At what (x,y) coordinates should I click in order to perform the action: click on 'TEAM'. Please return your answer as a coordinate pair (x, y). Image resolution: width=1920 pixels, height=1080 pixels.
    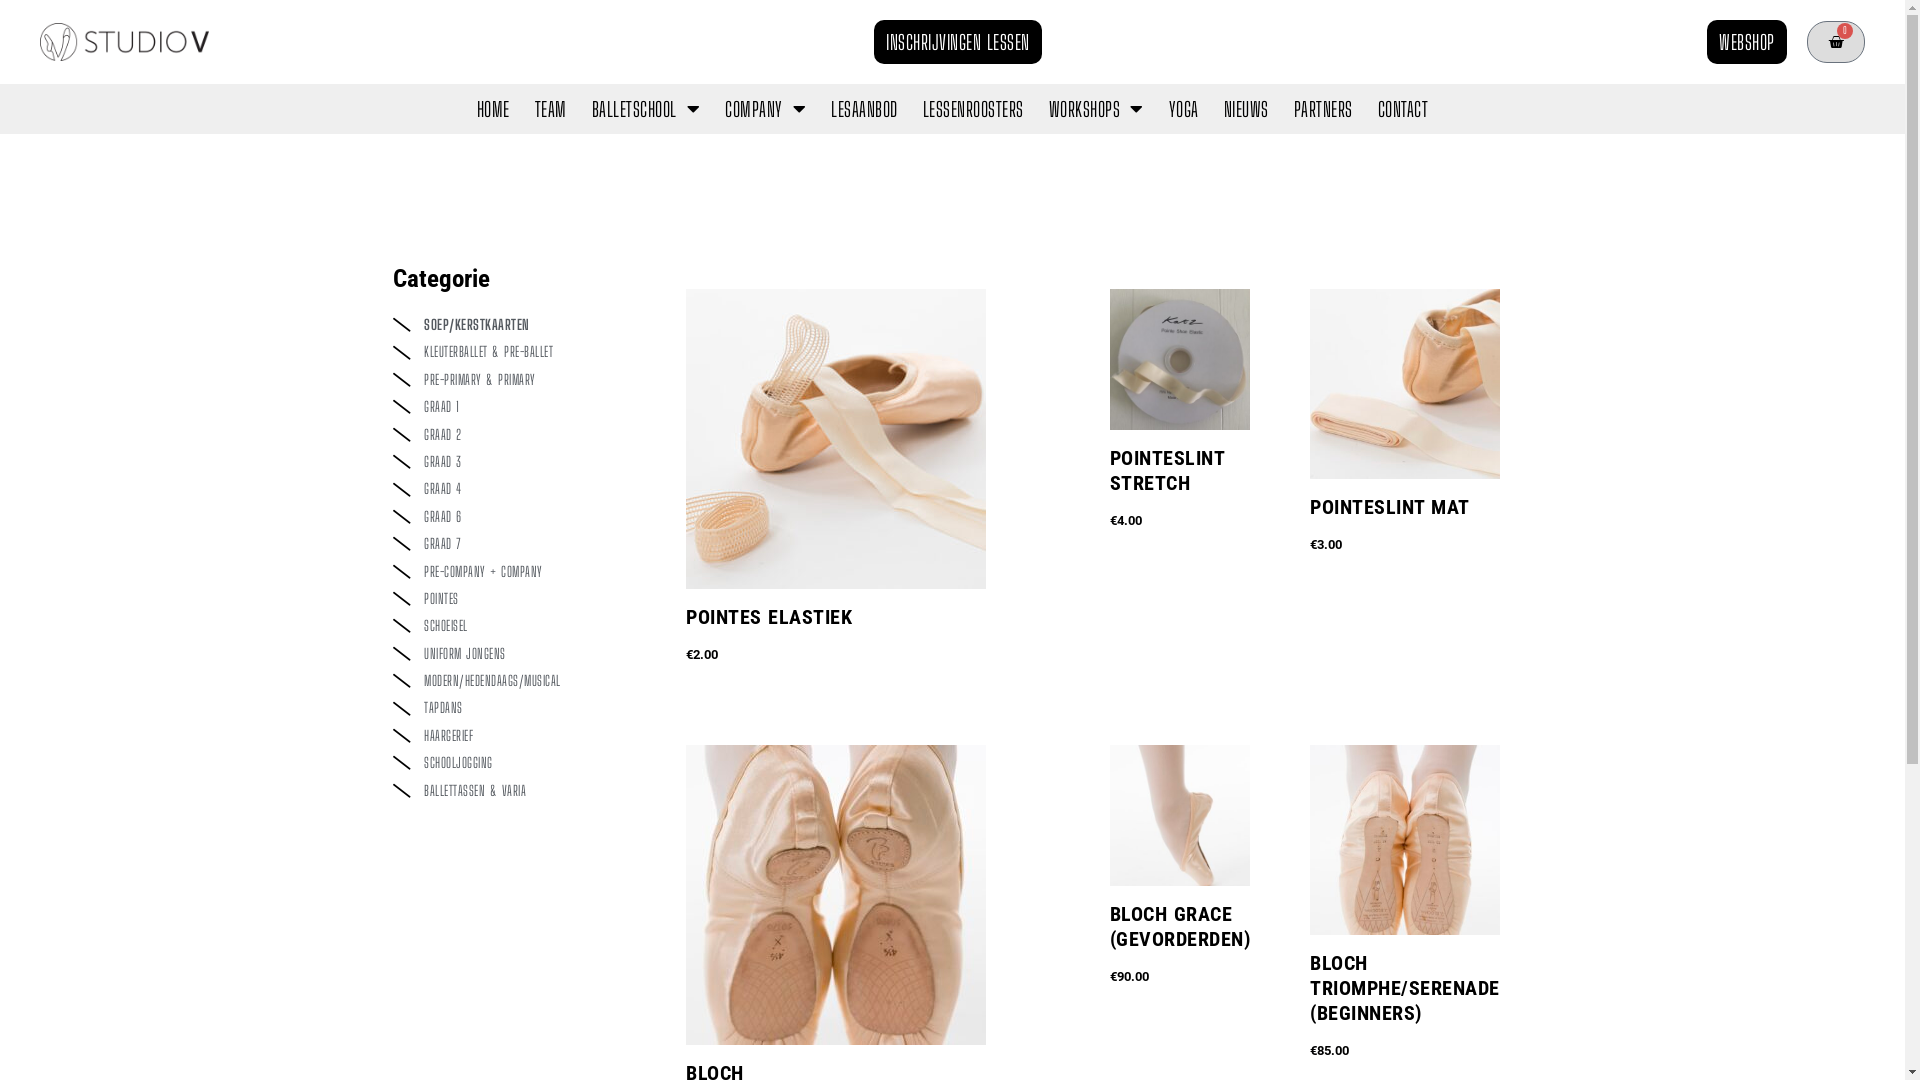
    Looking at the image, I should click on (551, 108).